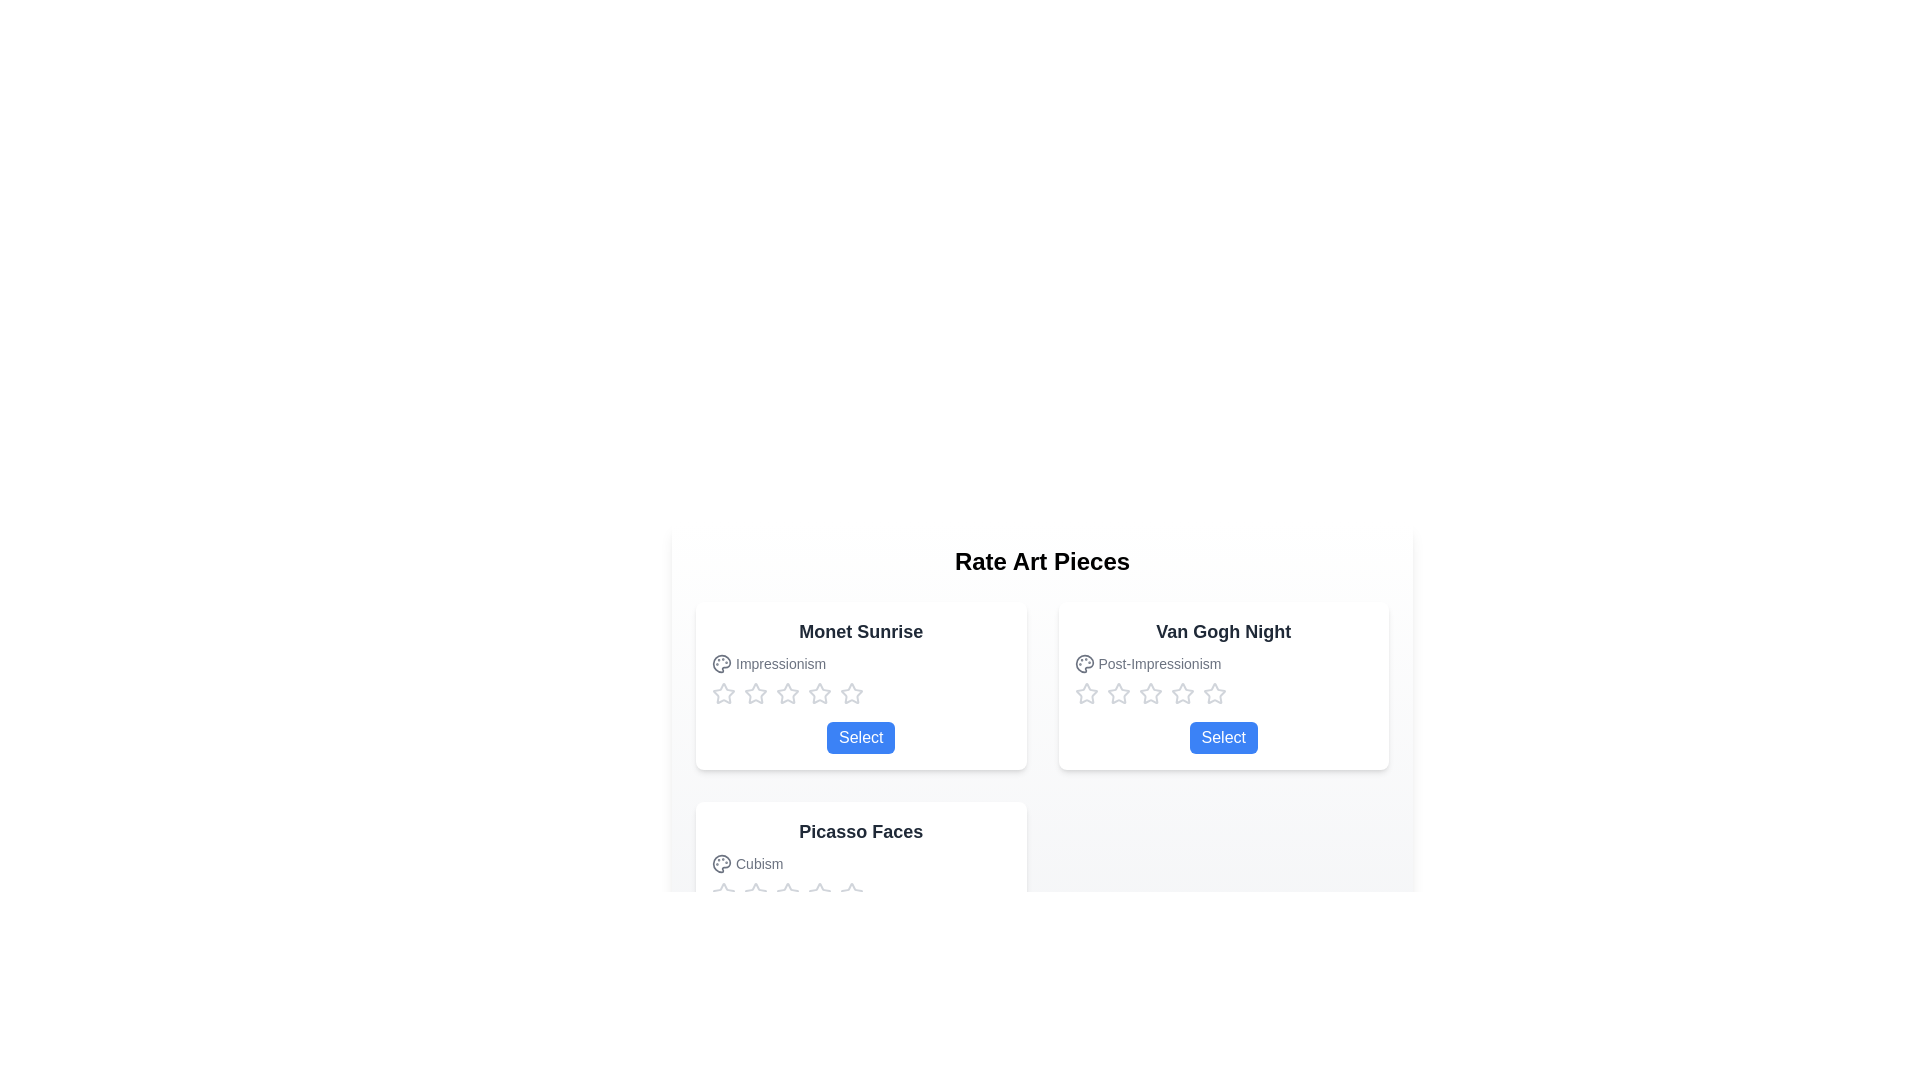  What do you see at coordinates (861, 885) in the screenshot?
I see `the stars in the Content card titled 'Picasso Faces'` at bounding box center [861, 885].